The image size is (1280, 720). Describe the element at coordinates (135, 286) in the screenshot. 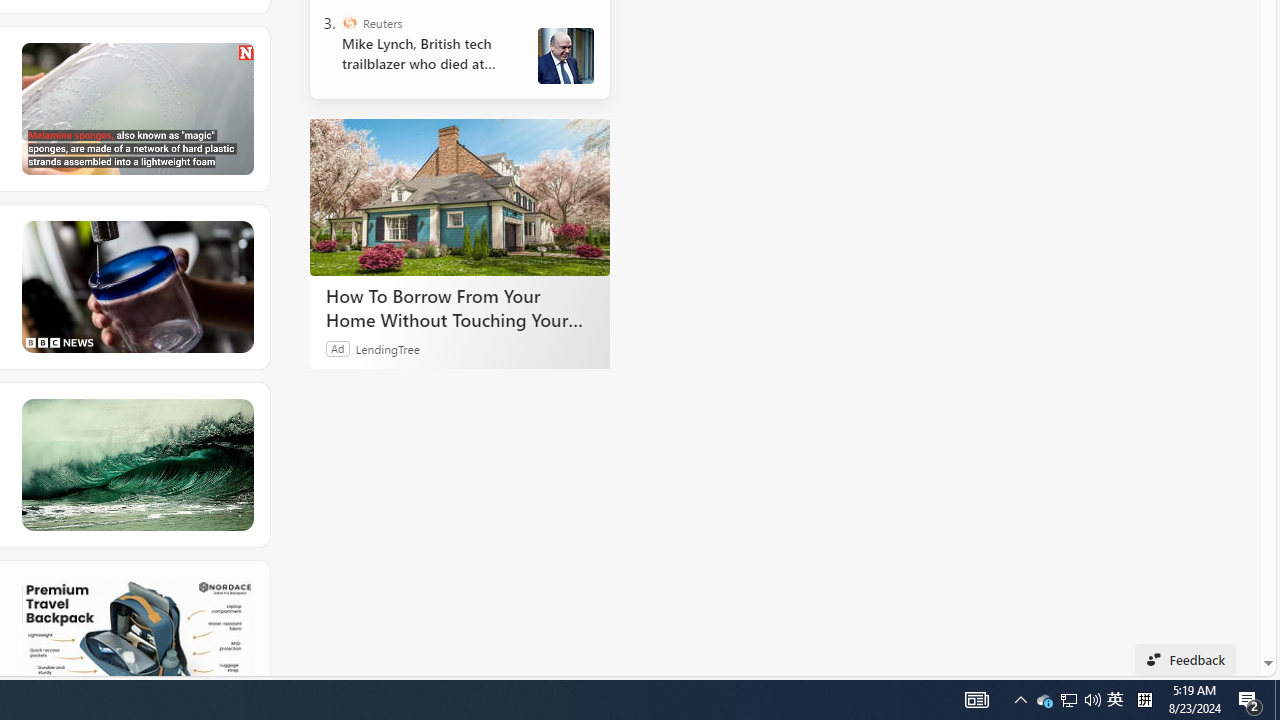

I see `'These Cities Are About to Run Out of Clean Drinking Water'` at that location.